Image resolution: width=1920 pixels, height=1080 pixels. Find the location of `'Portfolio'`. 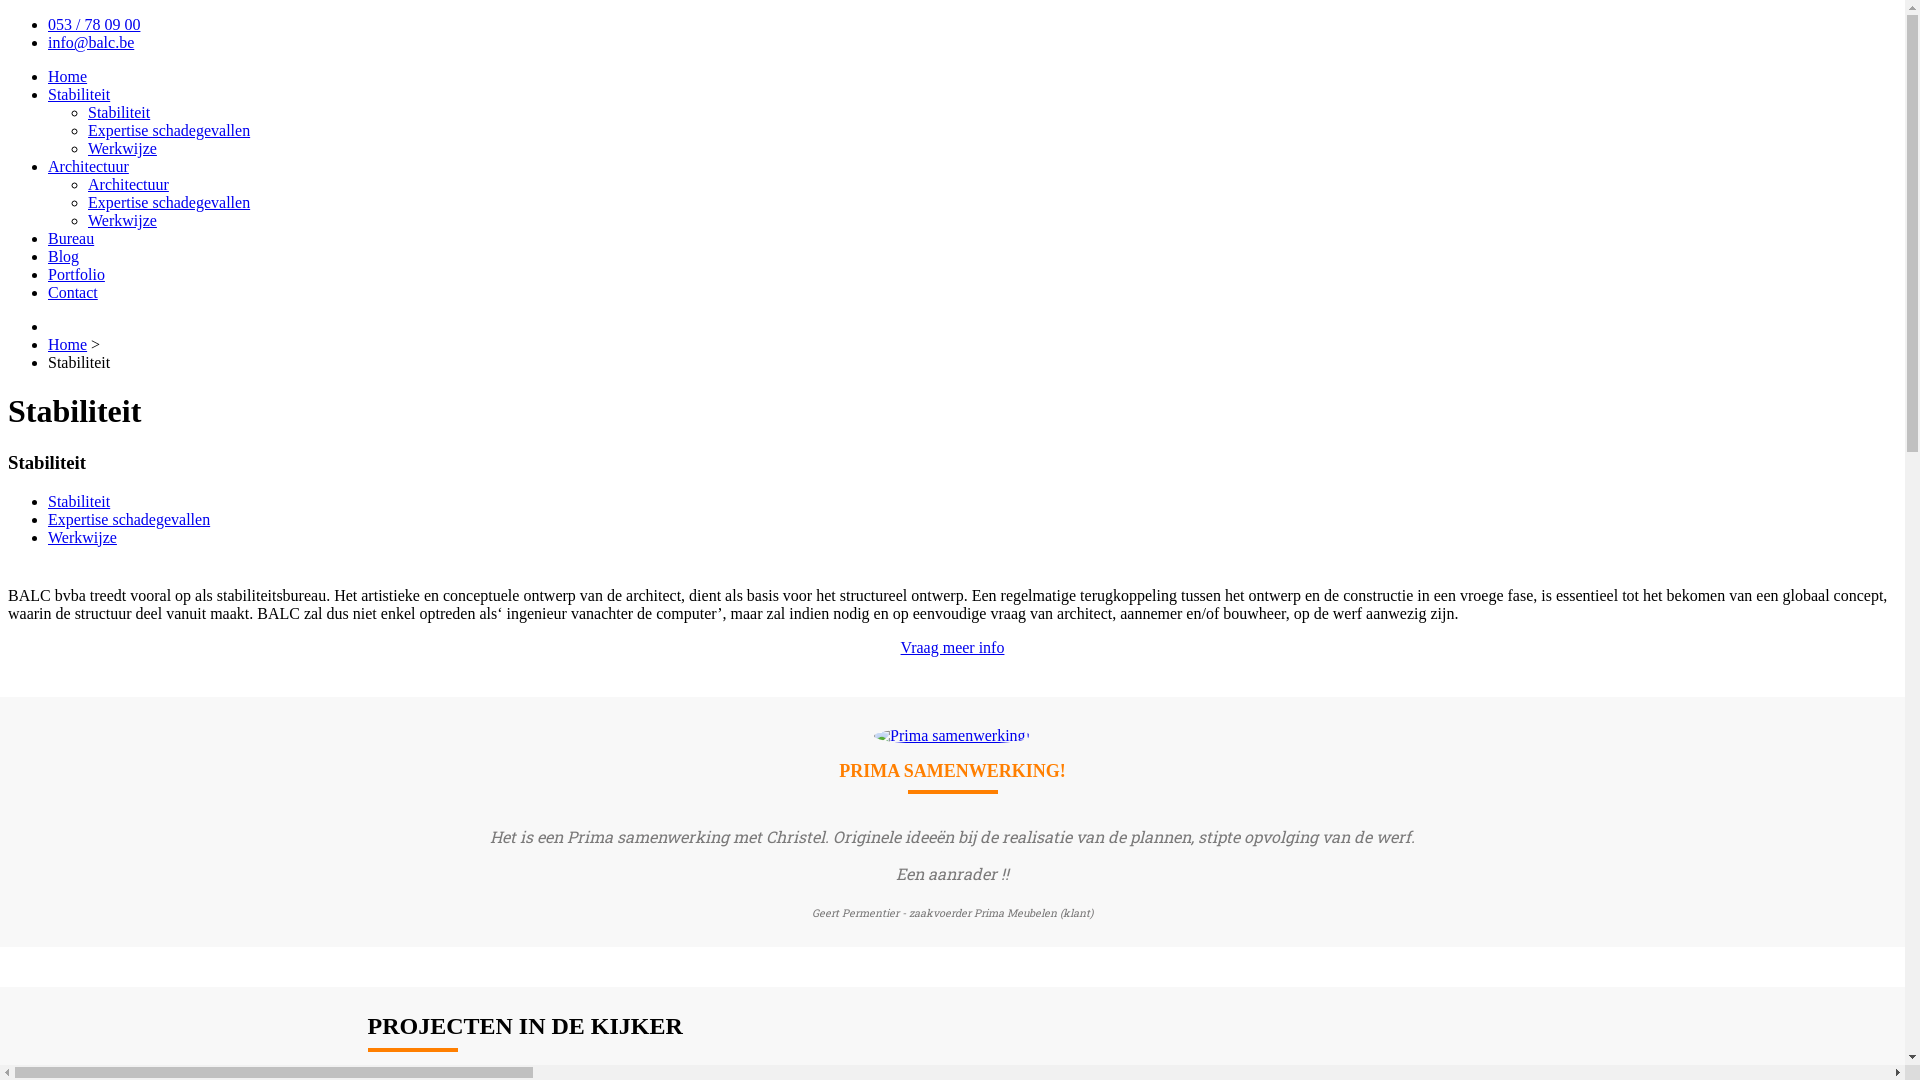

'Portfolio' is located at coordinates (48, 274).